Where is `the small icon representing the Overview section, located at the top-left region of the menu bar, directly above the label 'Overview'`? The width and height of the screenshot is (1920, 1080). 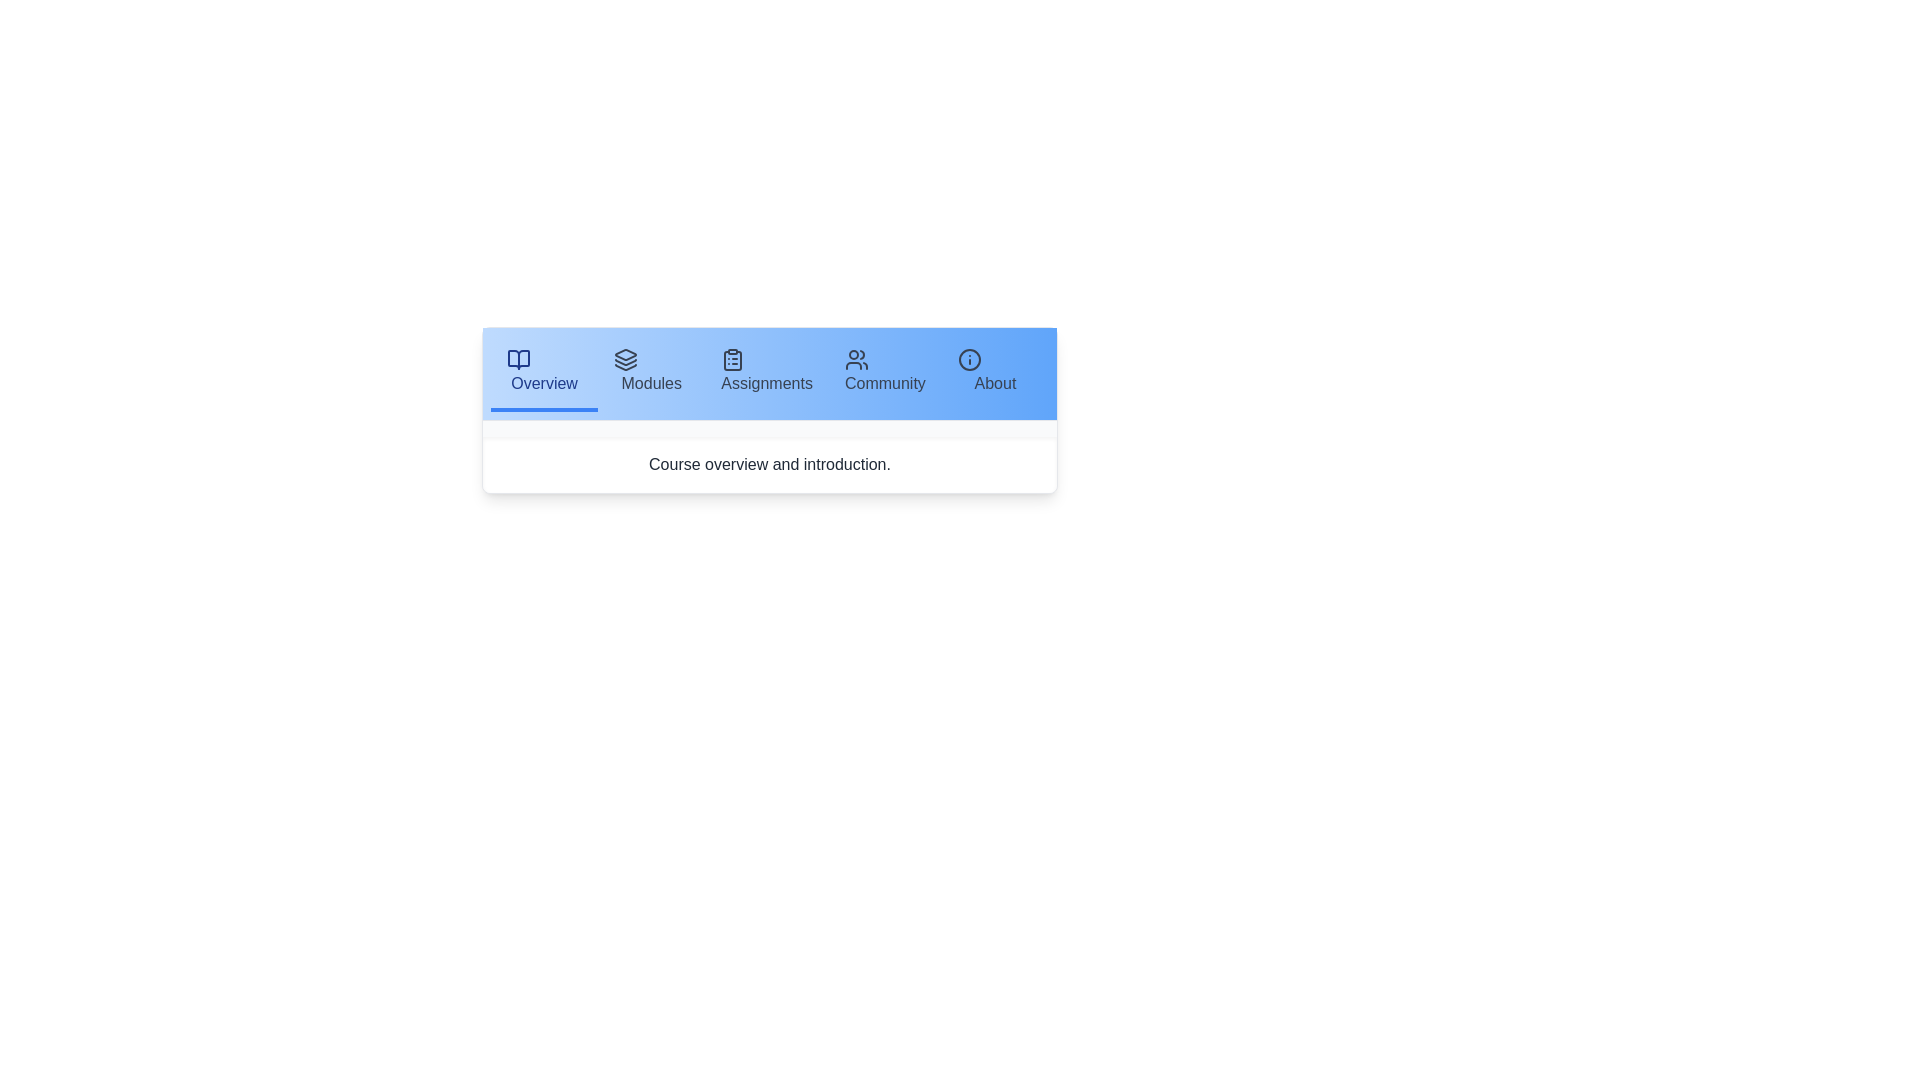
the small icon representing the Overview section, located at the top-left region of the menu bar, directly above the label 'Overview' is located at coordinates (518, 358).